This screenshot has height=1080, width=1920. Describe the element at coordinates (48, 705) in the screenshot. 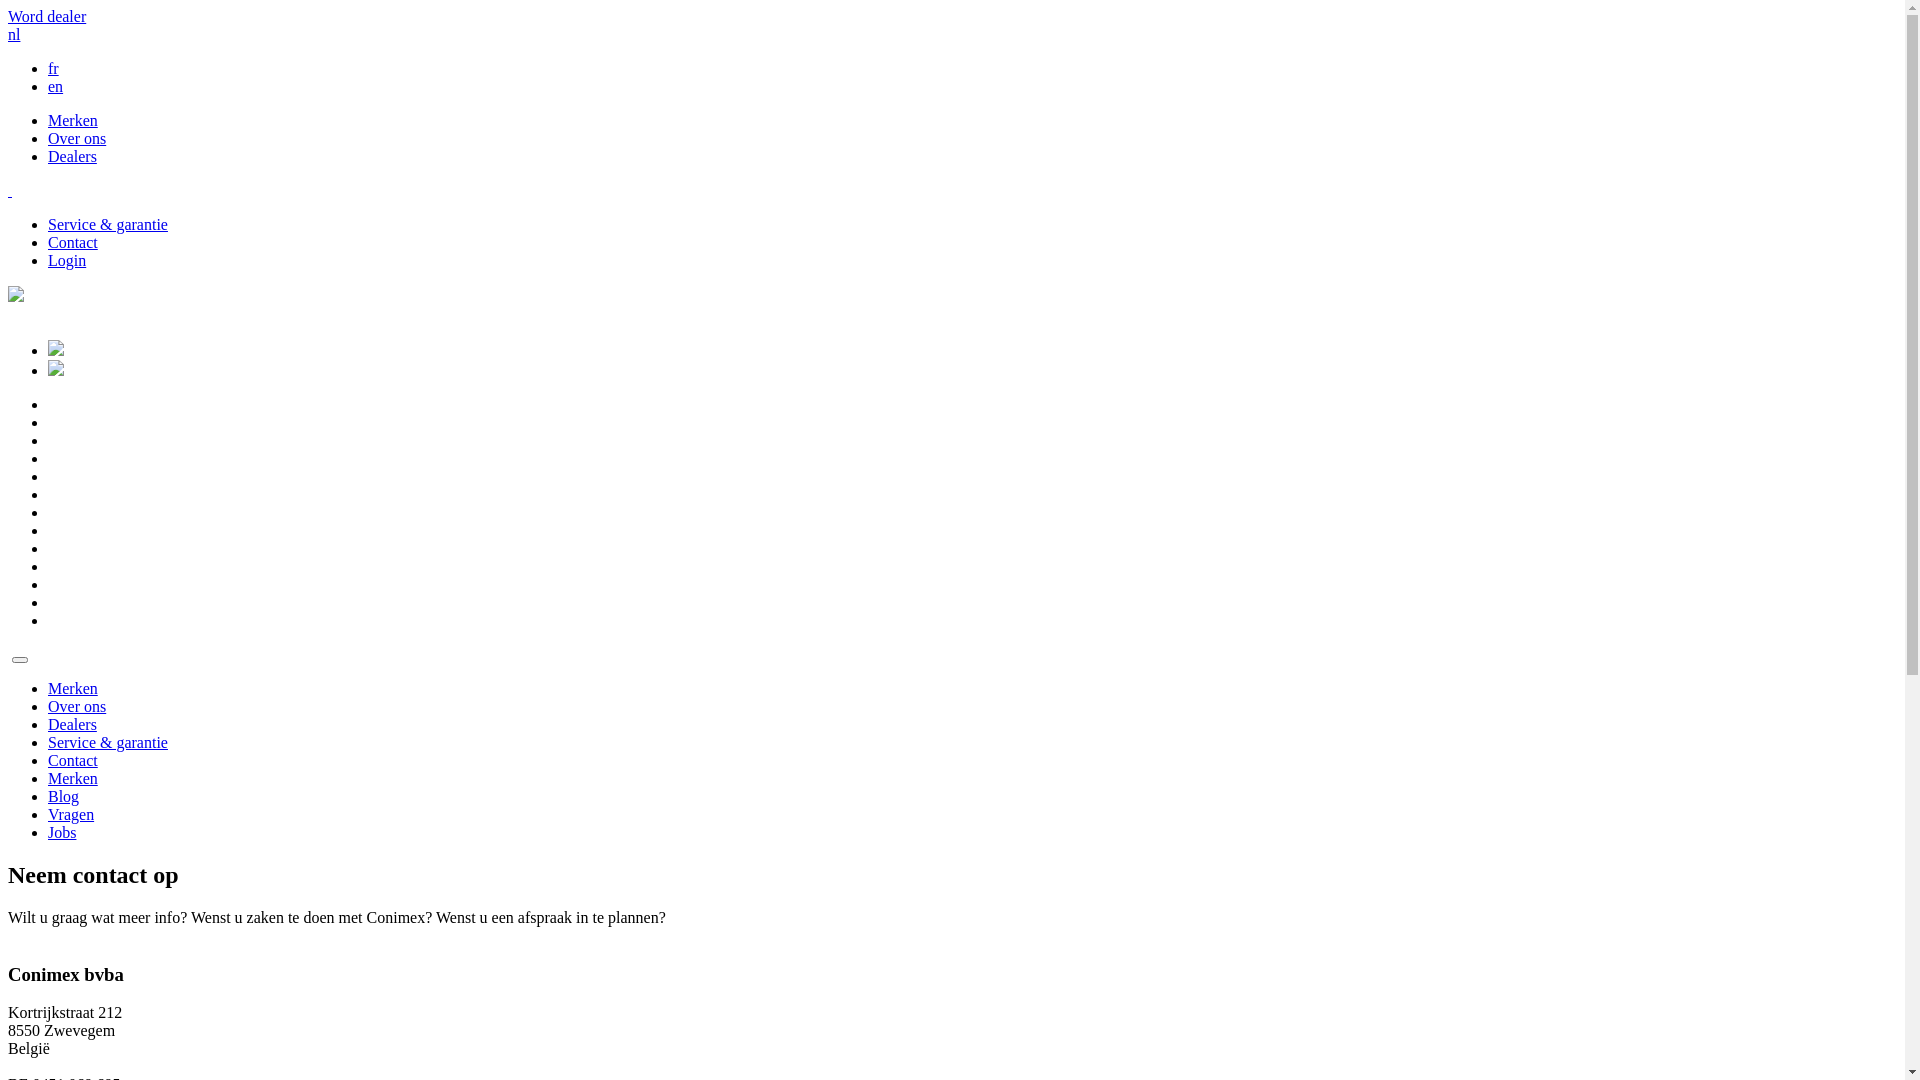

I see `'Over ons'` at that location.